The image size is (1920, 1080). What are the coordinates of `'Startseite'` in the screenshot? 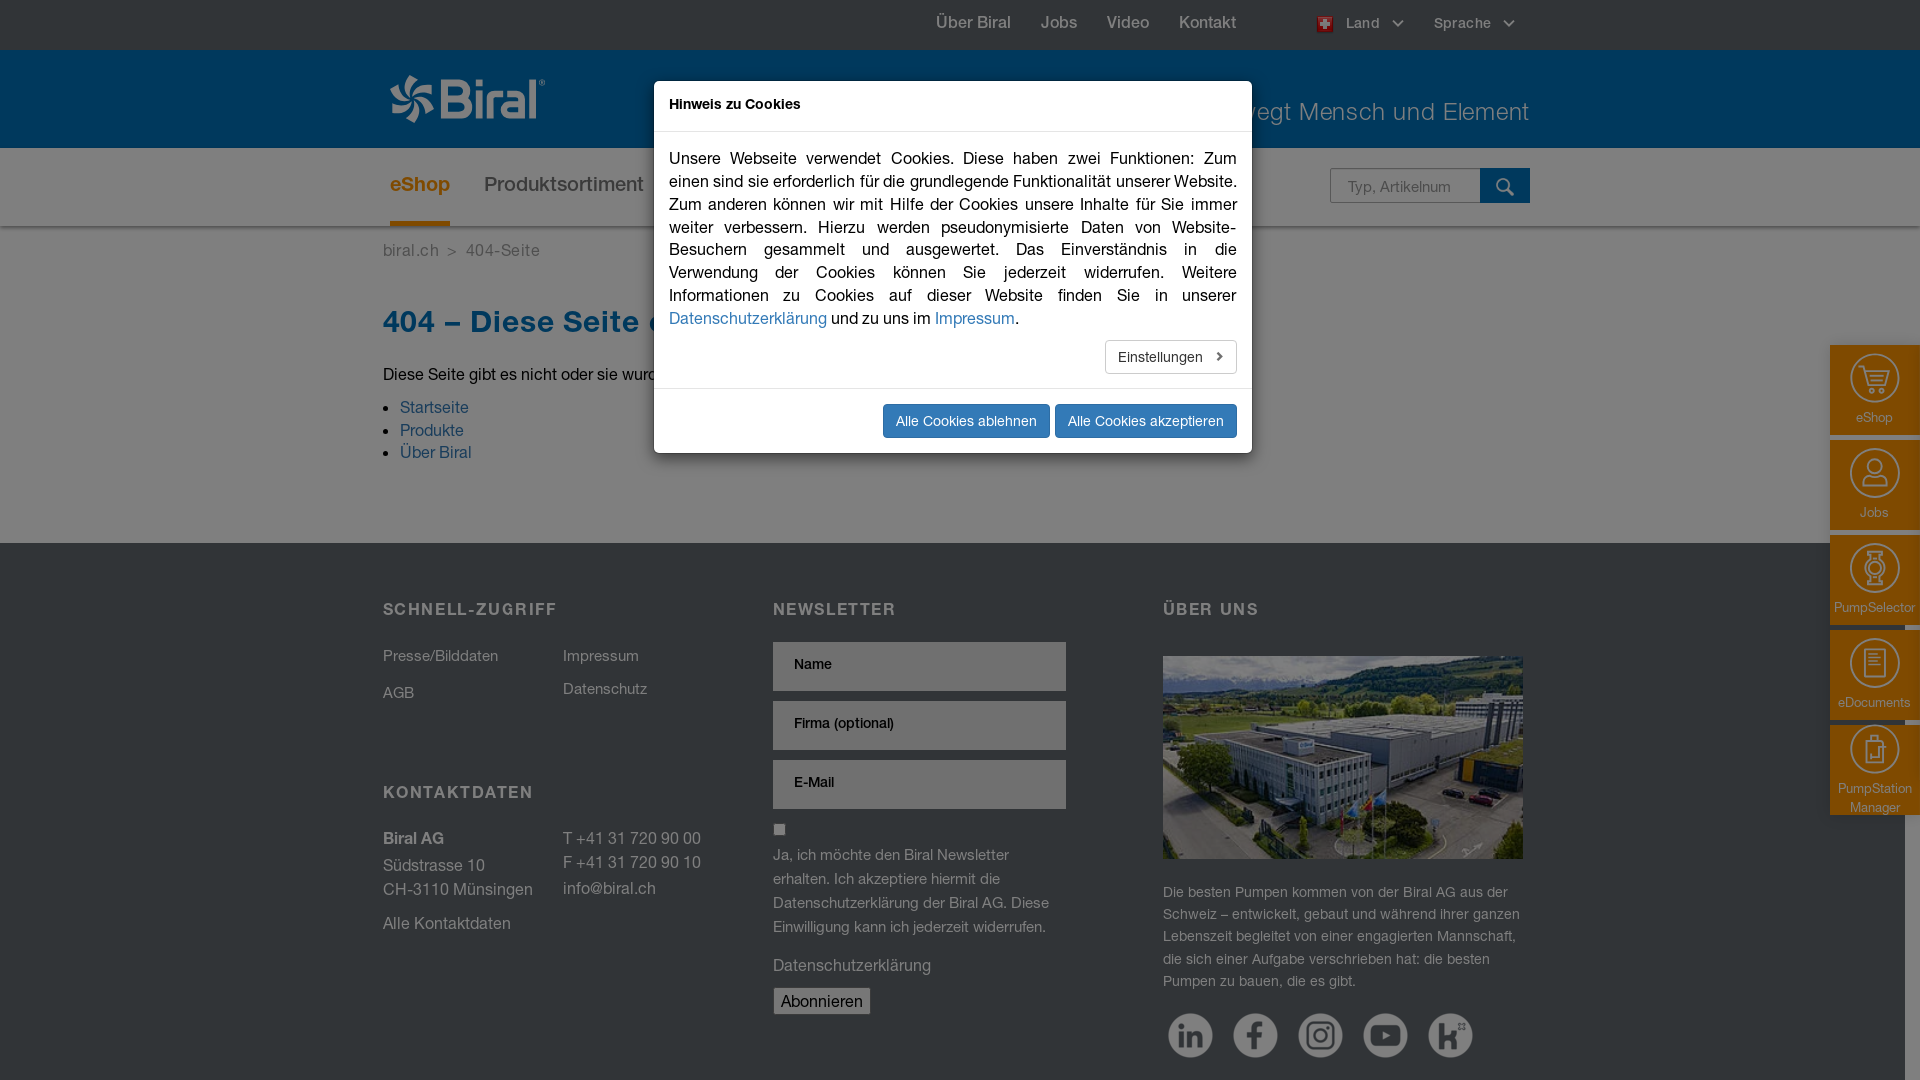 It's located at (399, 405).